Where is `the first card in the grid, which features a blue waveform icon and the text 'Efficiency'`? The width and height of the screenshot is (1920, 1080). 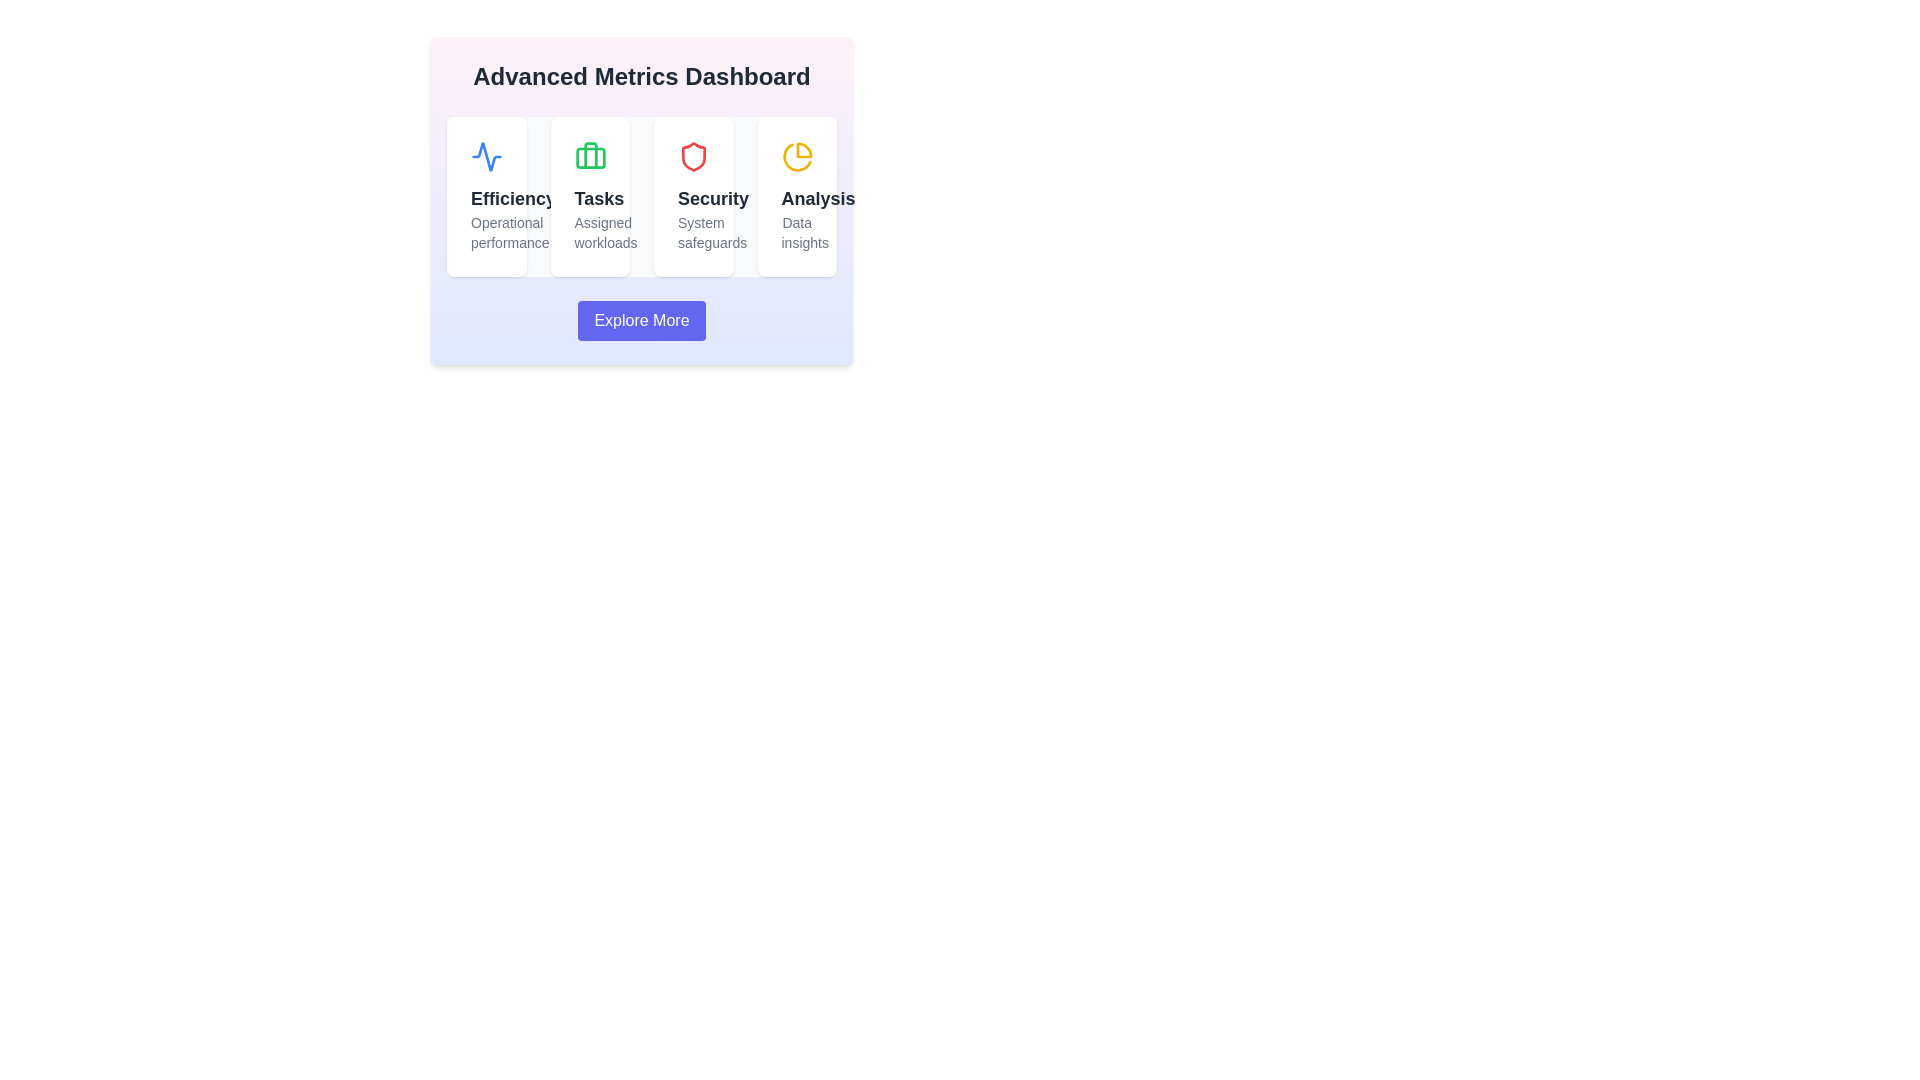
the first card in the grid, which features a blue waveform icon and the text 'Efficiency' is located at coordinates (486, 196).